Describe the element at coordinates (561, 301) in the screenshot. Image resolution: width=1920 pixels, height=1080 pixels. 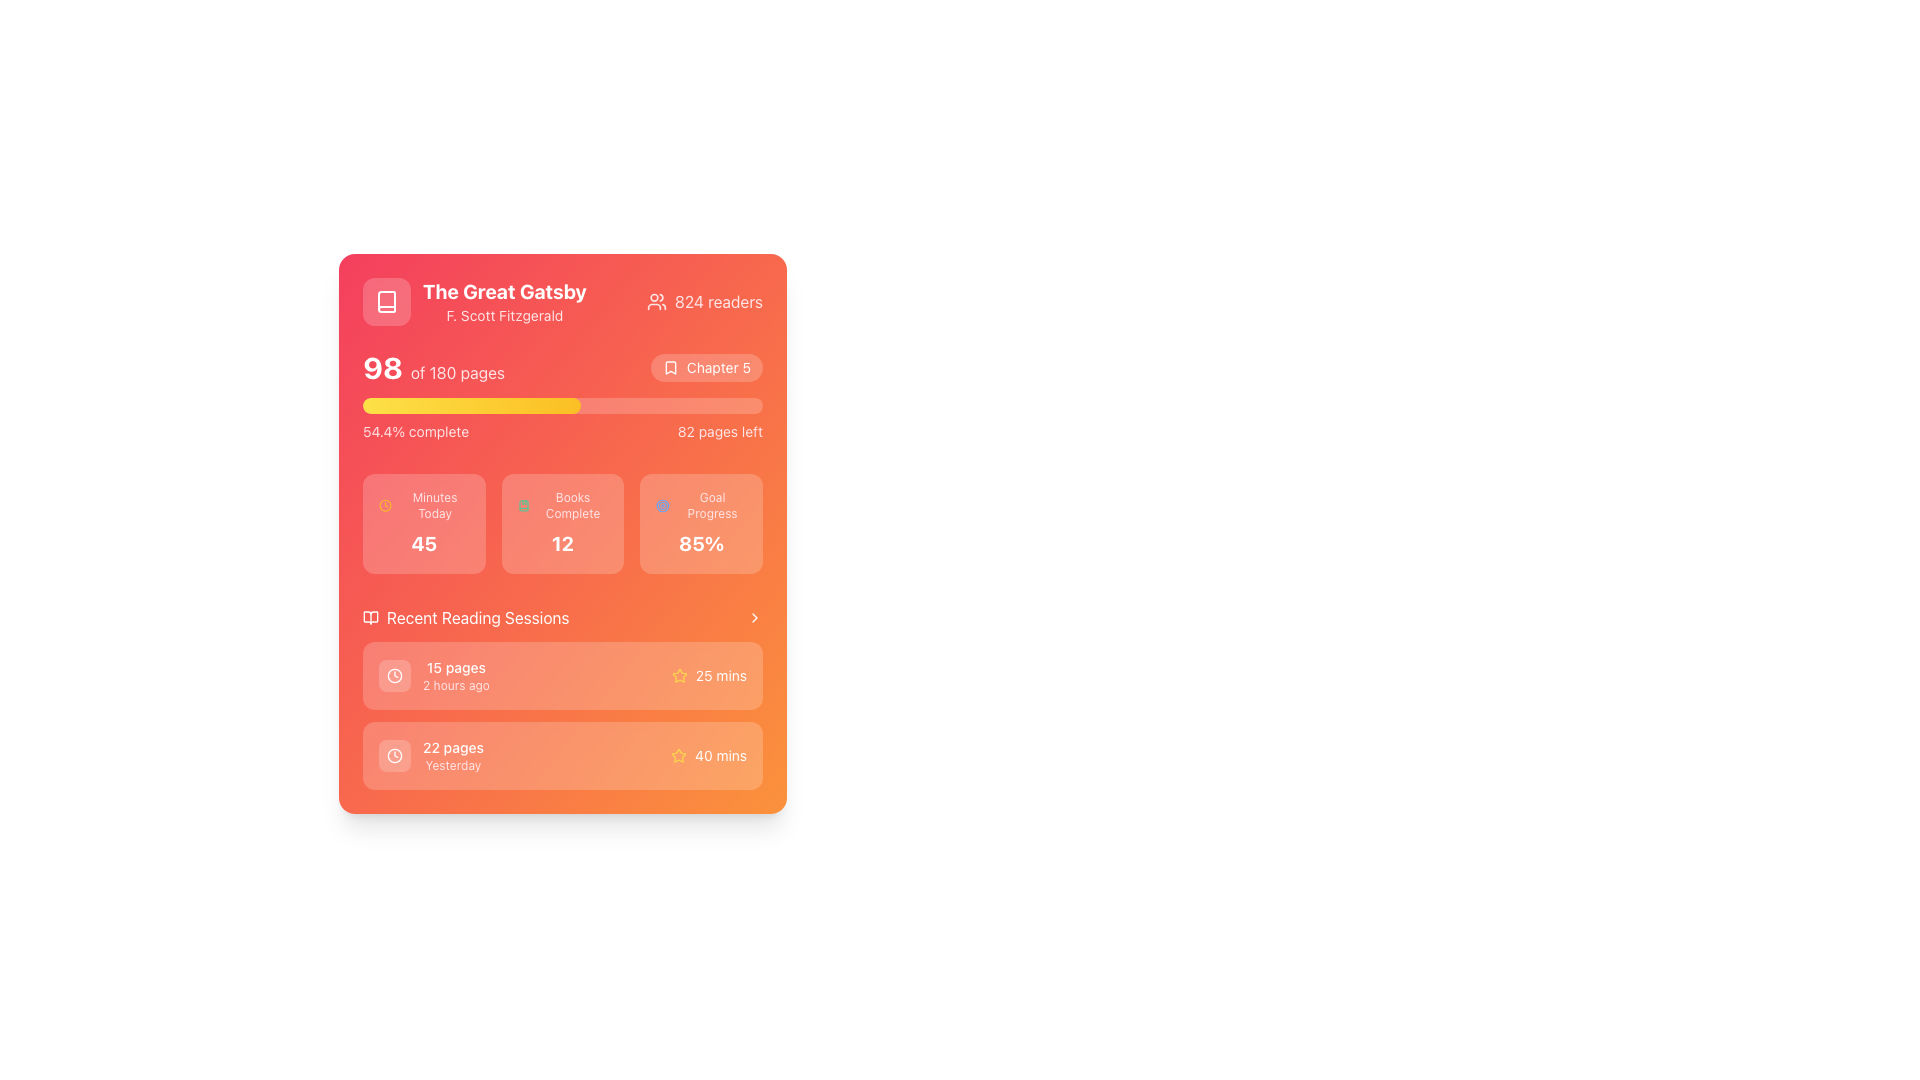
I see `the Informational panel displaying 'The Great Gatsby' with the book icon and reader count` at that location.